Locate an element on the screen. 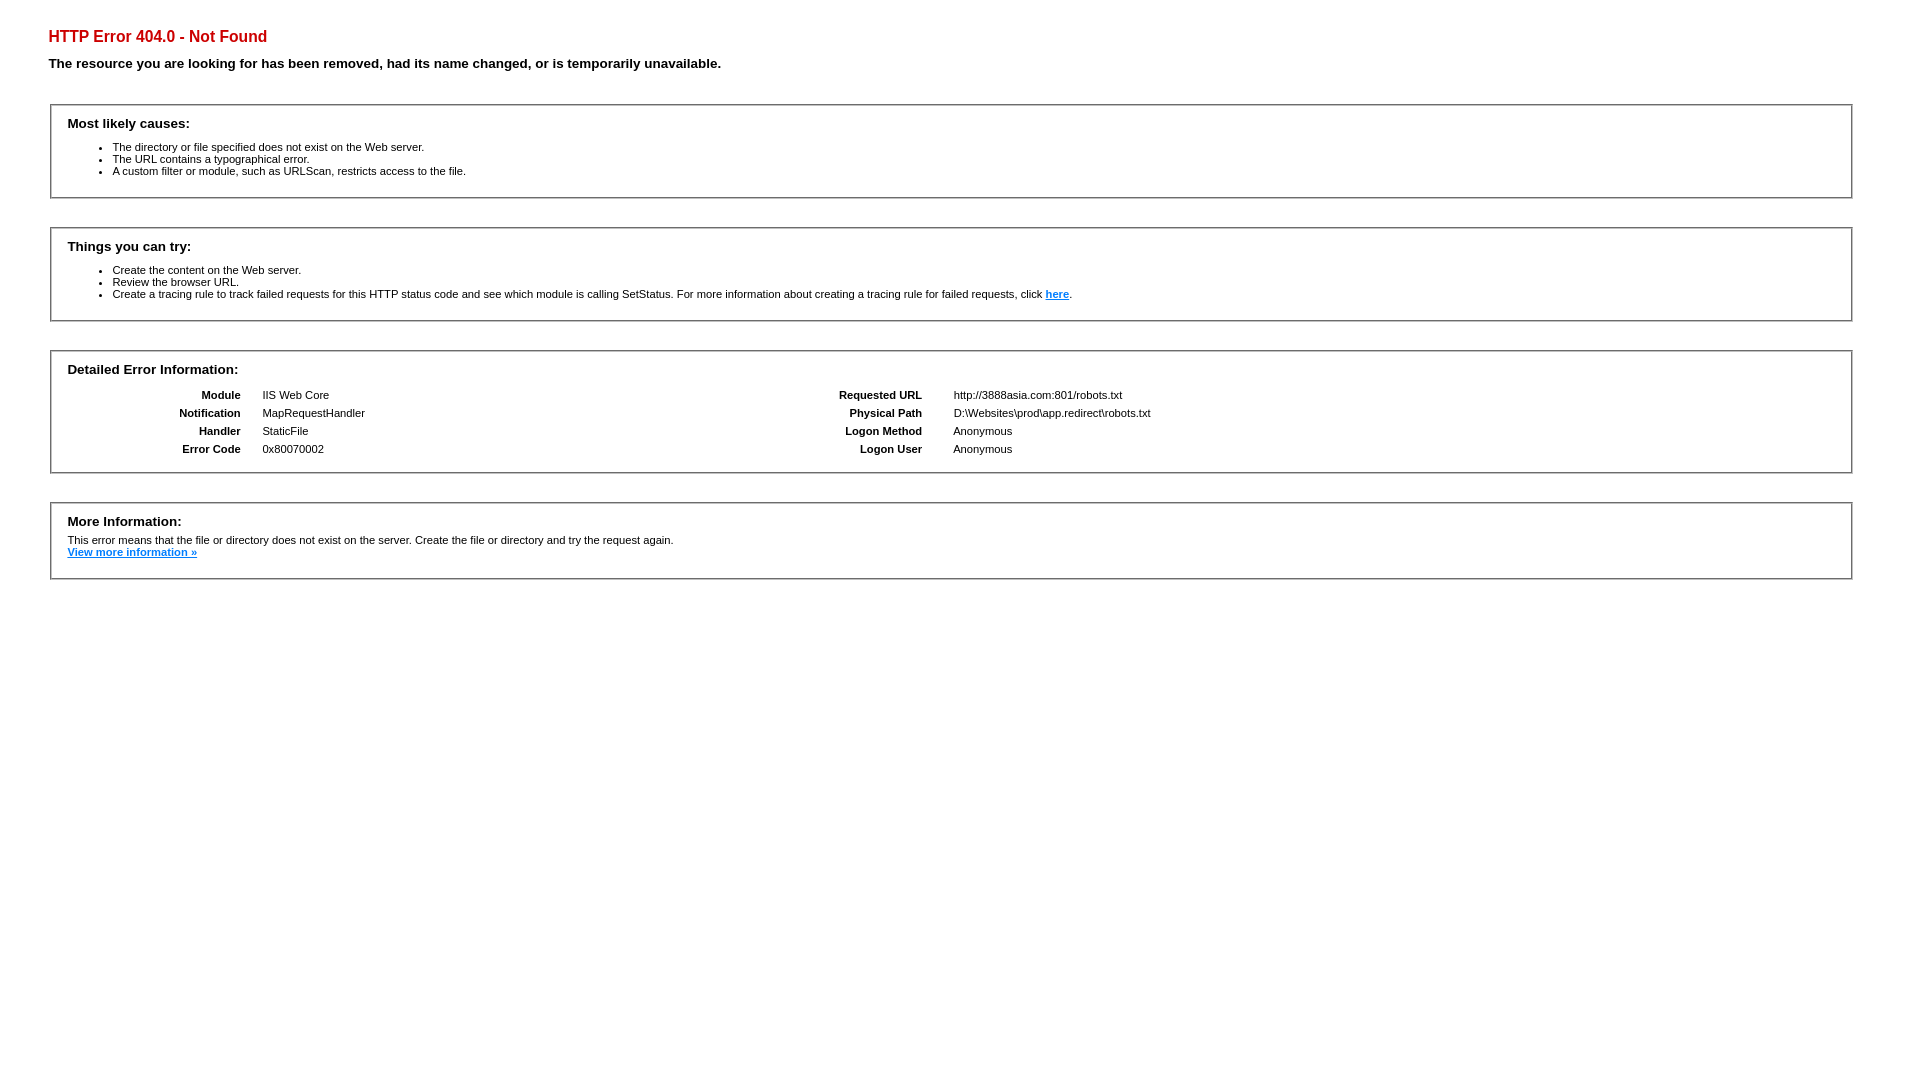 The width and height of the screenshot is (1920, 1080). 'here' is located at coordinates (1045, 293).